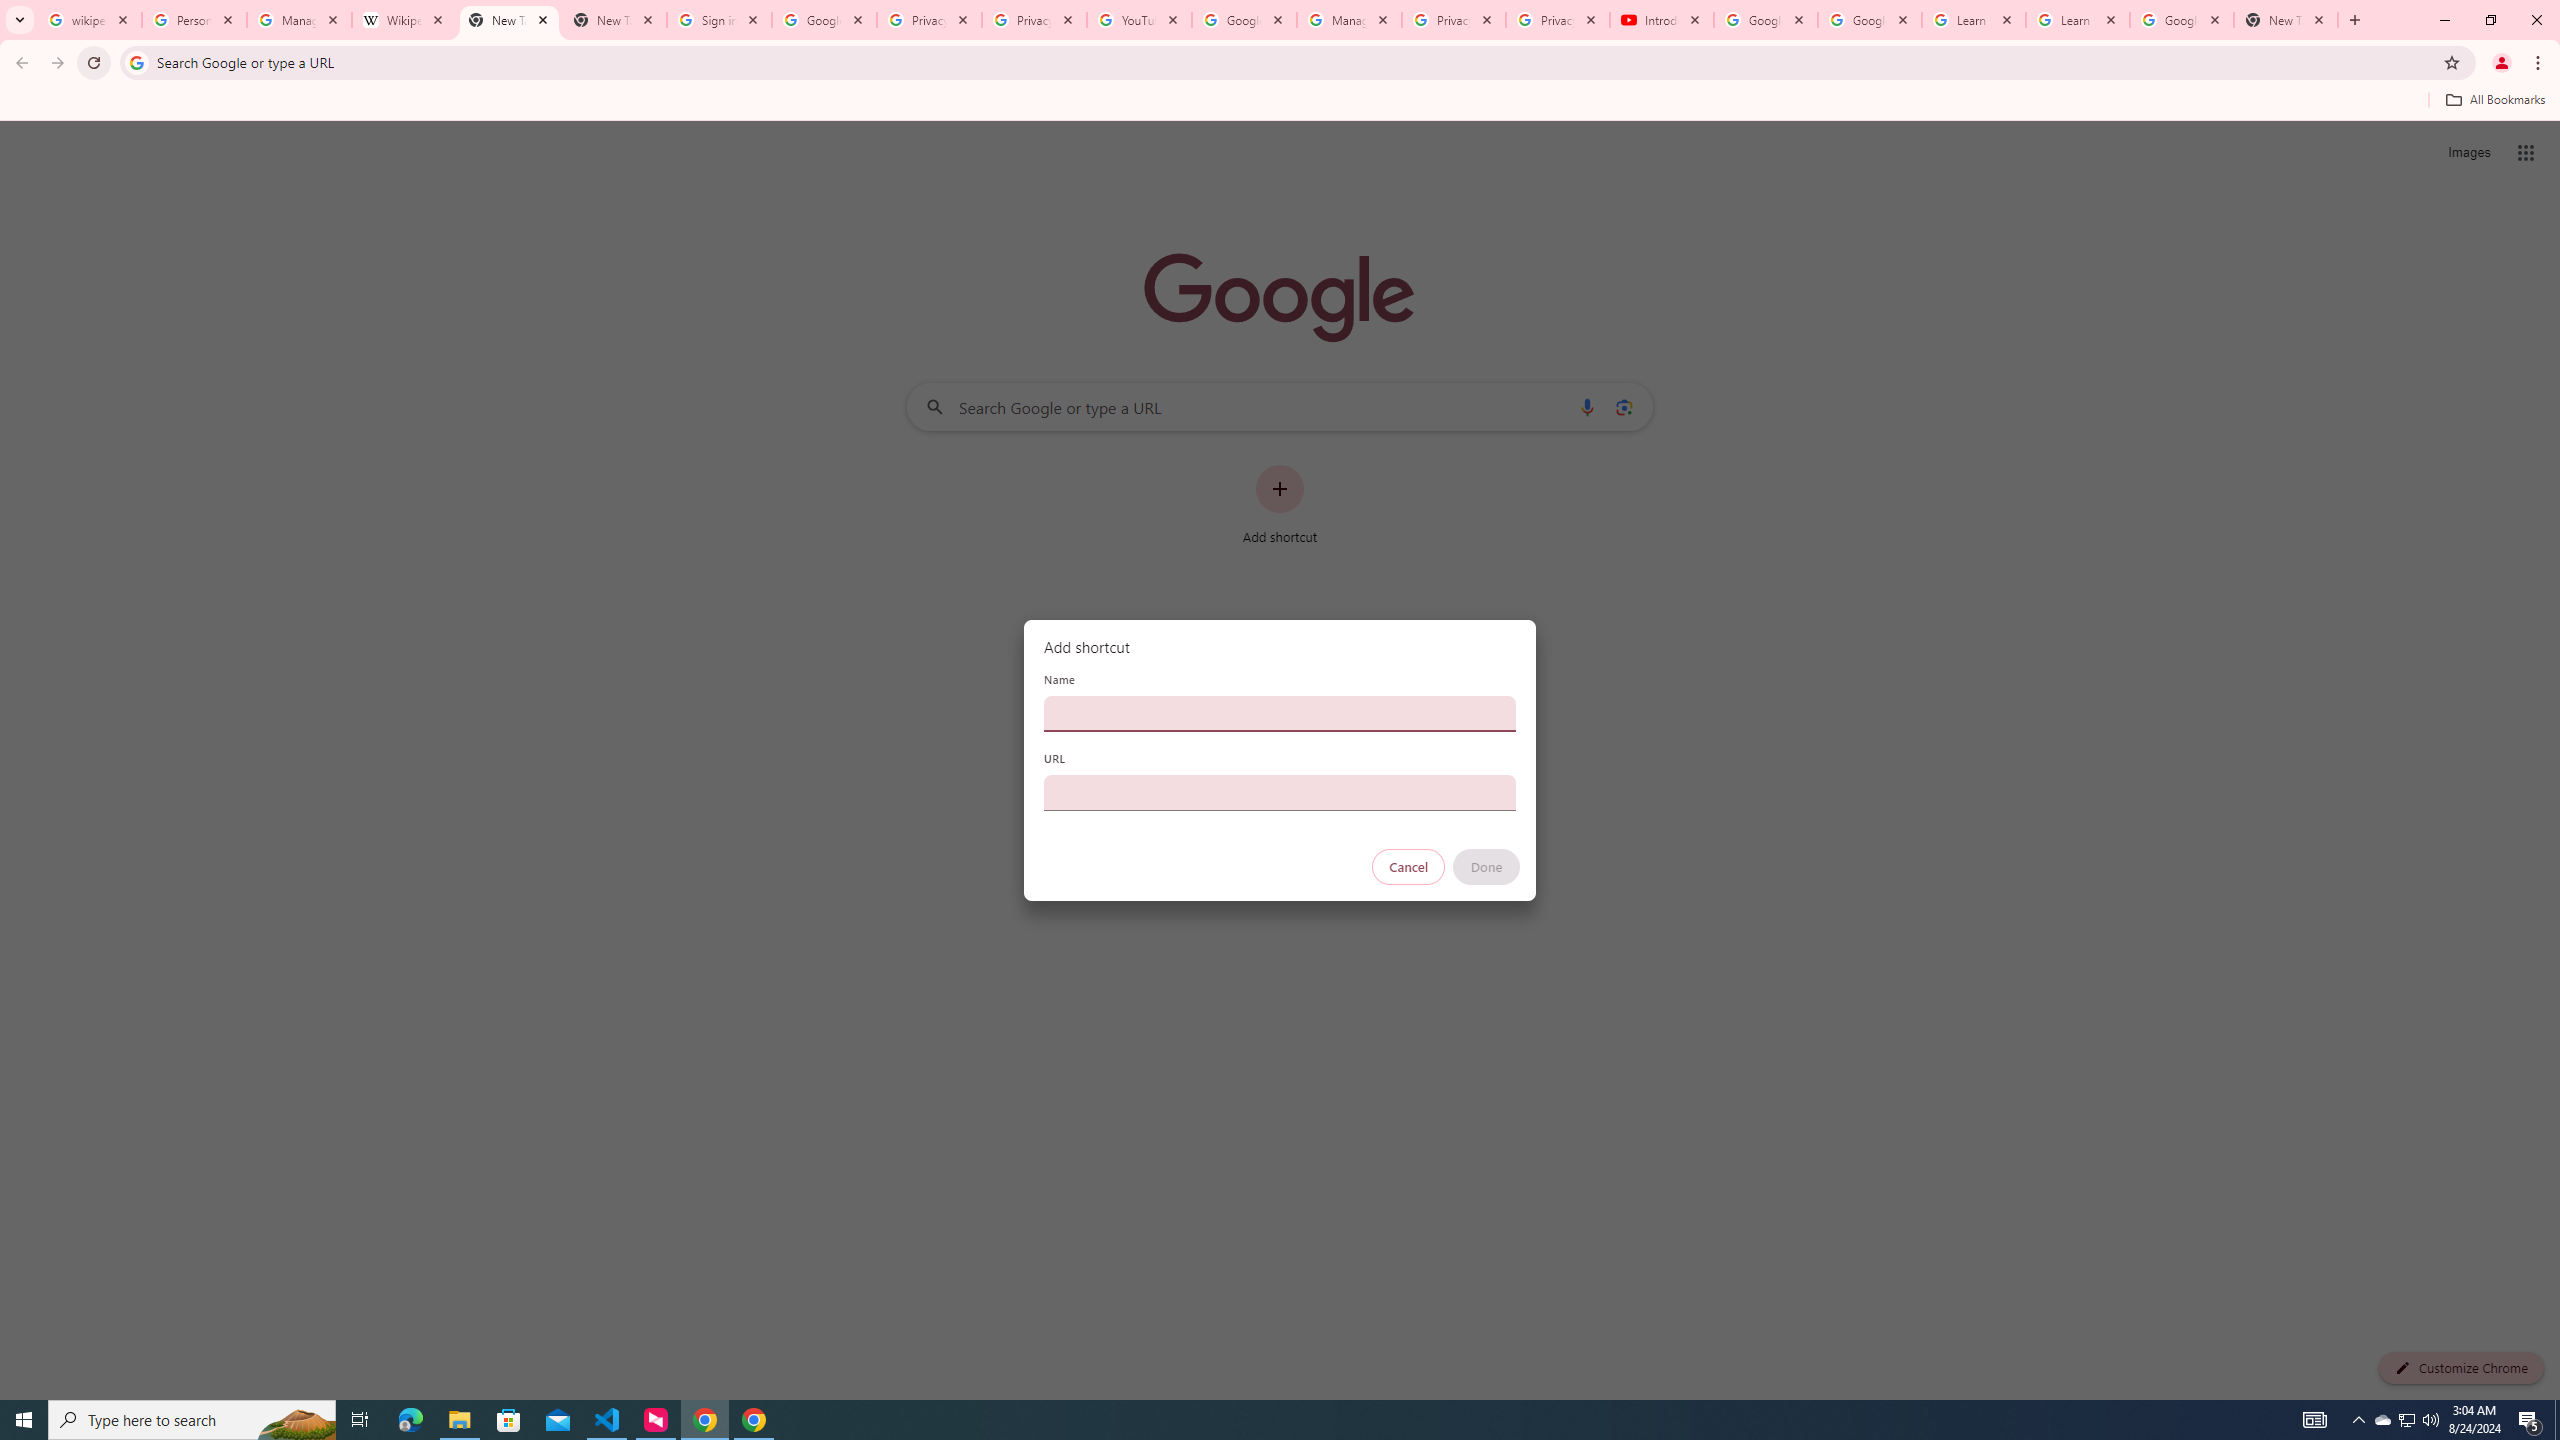  Describe the element at coordinates (1280, 712) in the screenshot. I see `'Name'` at that location.